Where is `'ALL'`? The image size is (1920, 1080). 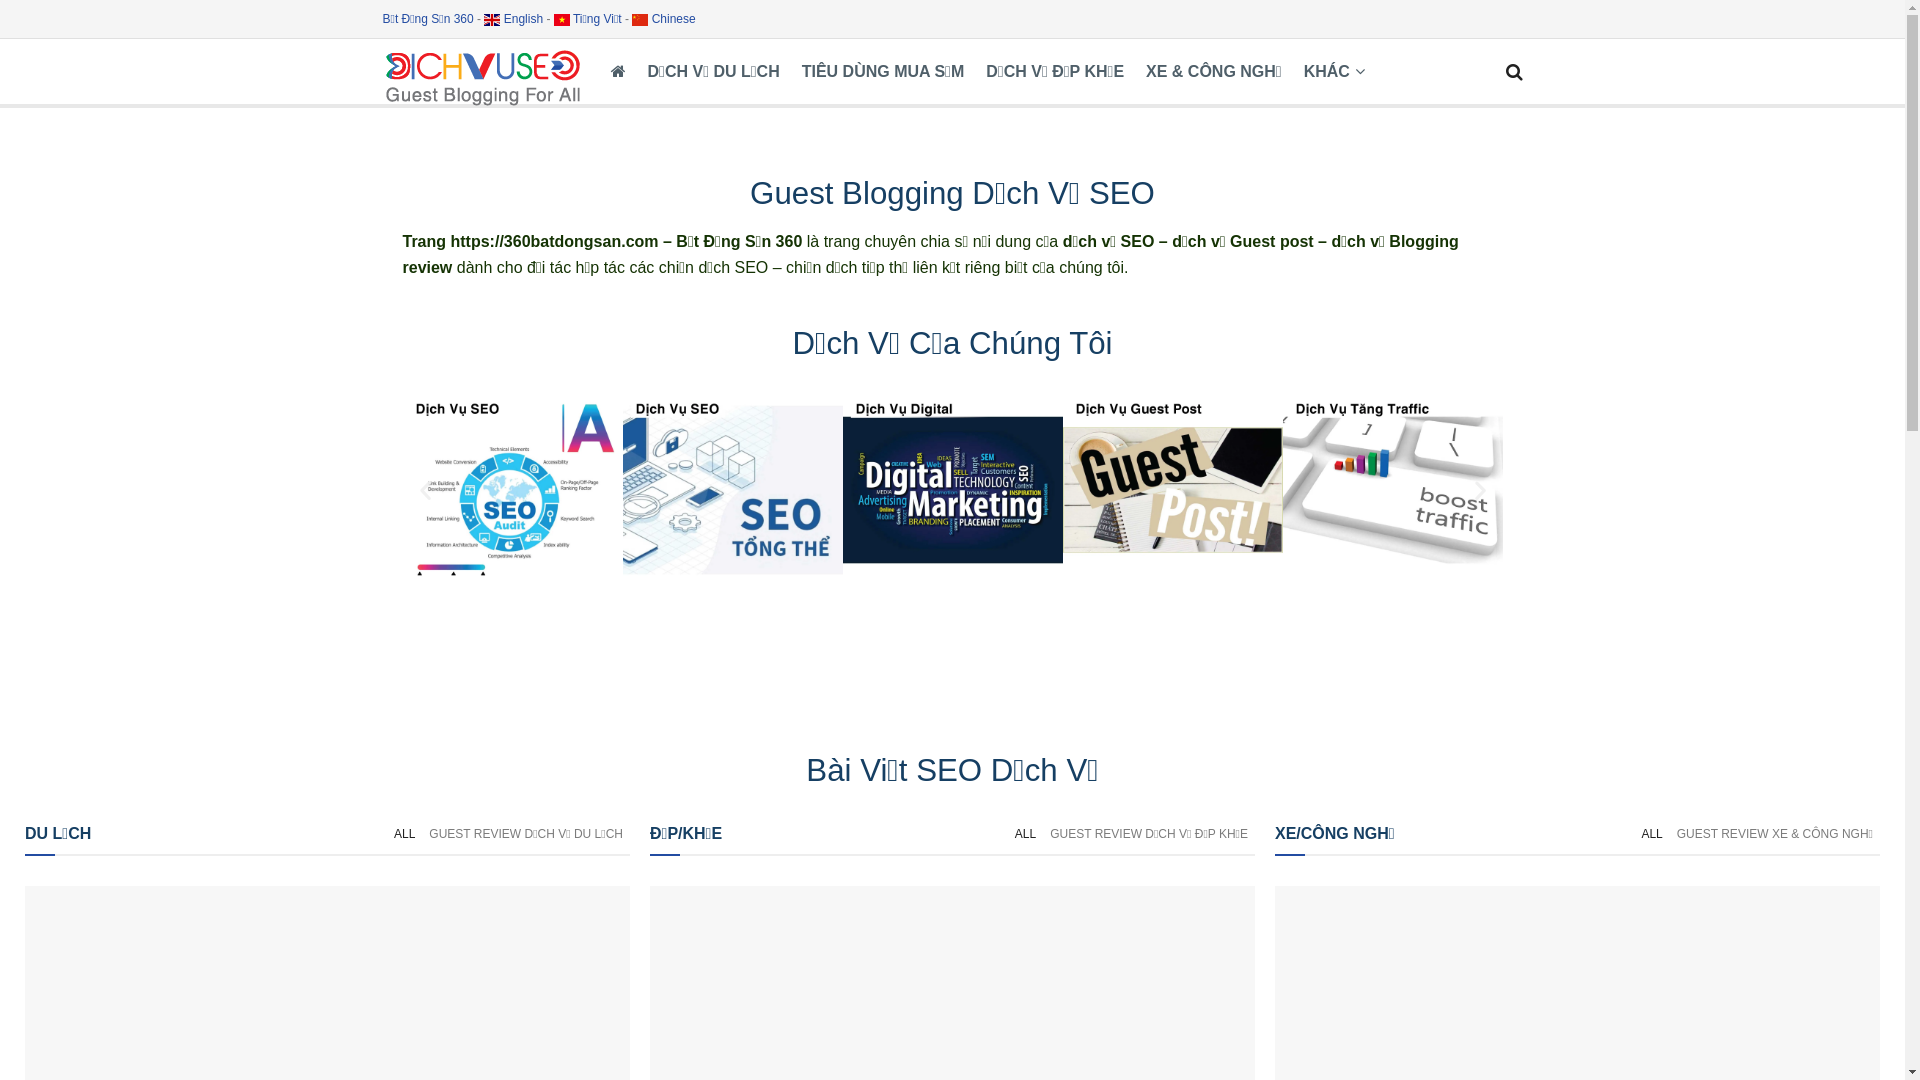
'ALL' is located at coordinates (1025, 833).